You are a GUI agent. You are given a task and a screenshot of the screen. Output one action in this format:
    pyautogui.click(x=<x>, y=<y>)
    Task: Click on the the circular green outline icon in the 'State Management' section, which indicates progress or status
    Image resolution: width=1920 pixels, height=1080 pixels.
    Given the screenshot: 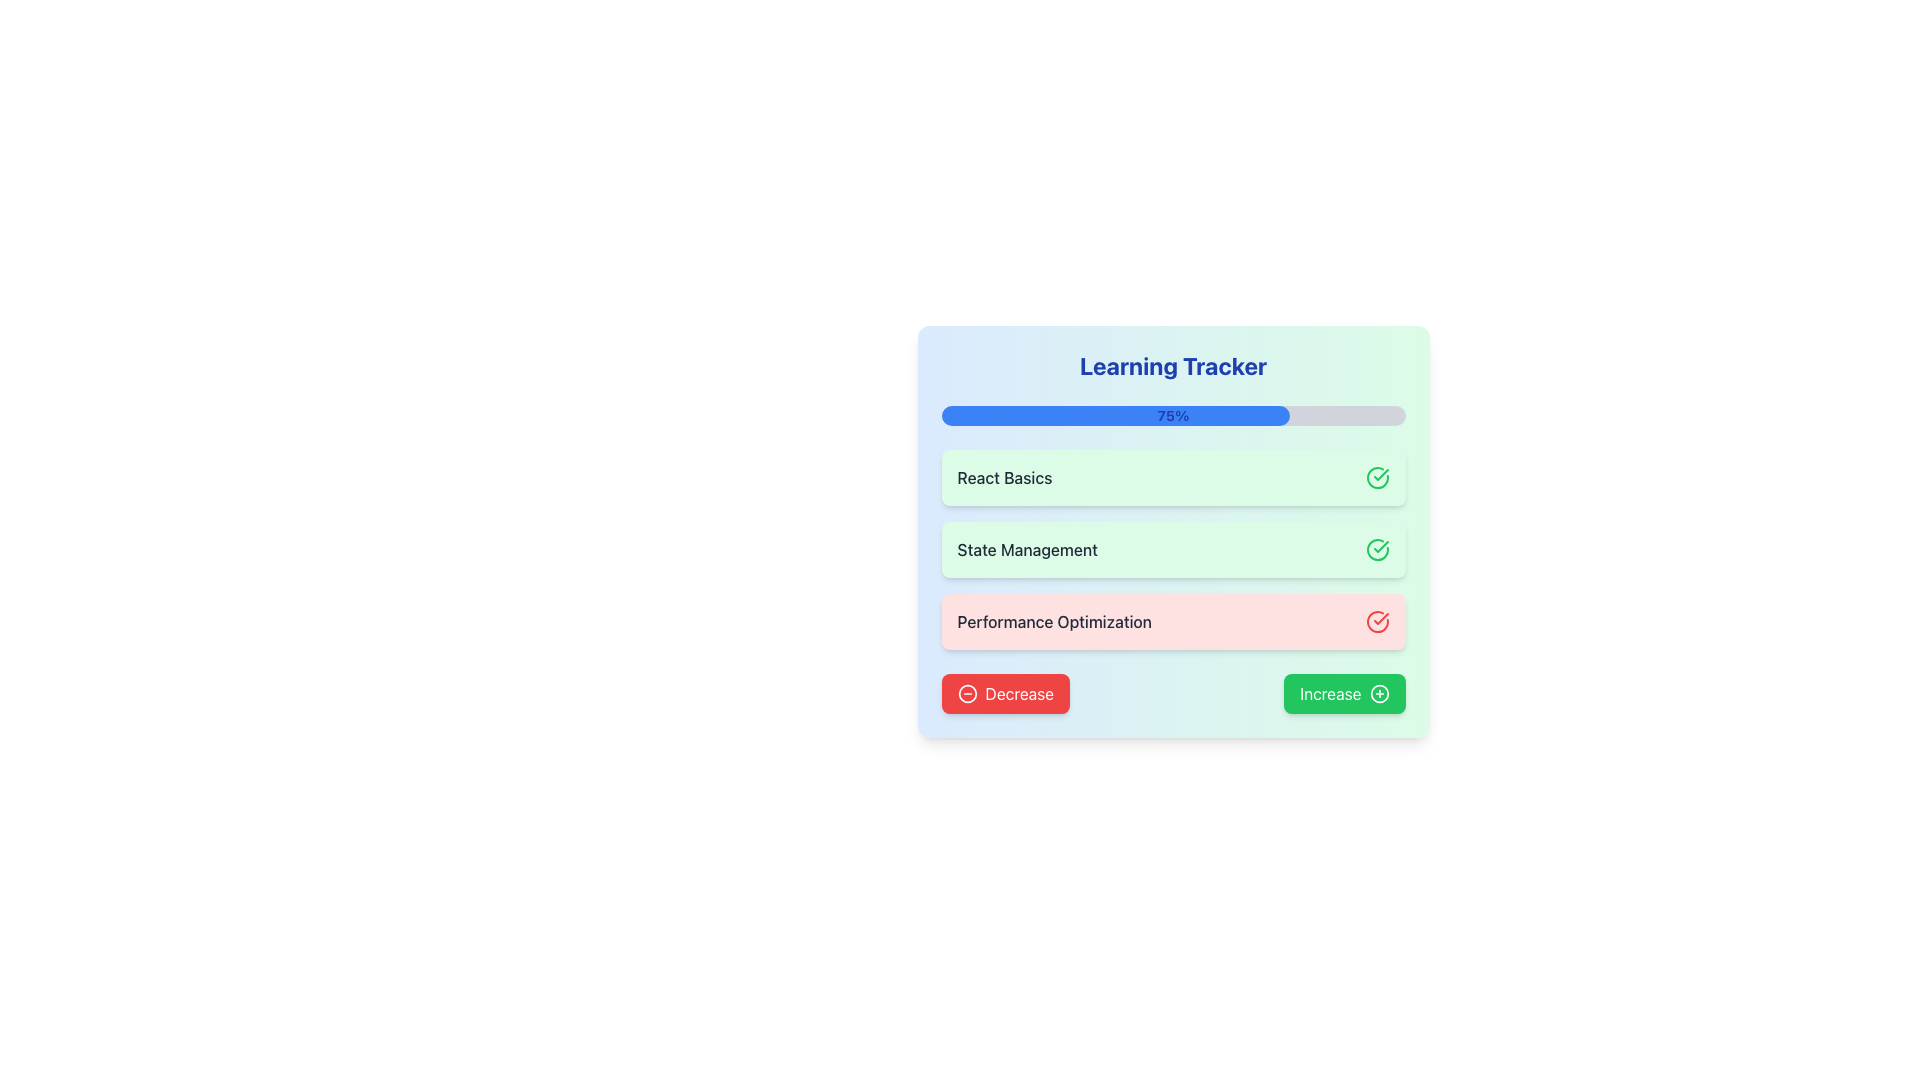 What is the action you would take?
    pyautogui.click(x=1376, y=550)
    